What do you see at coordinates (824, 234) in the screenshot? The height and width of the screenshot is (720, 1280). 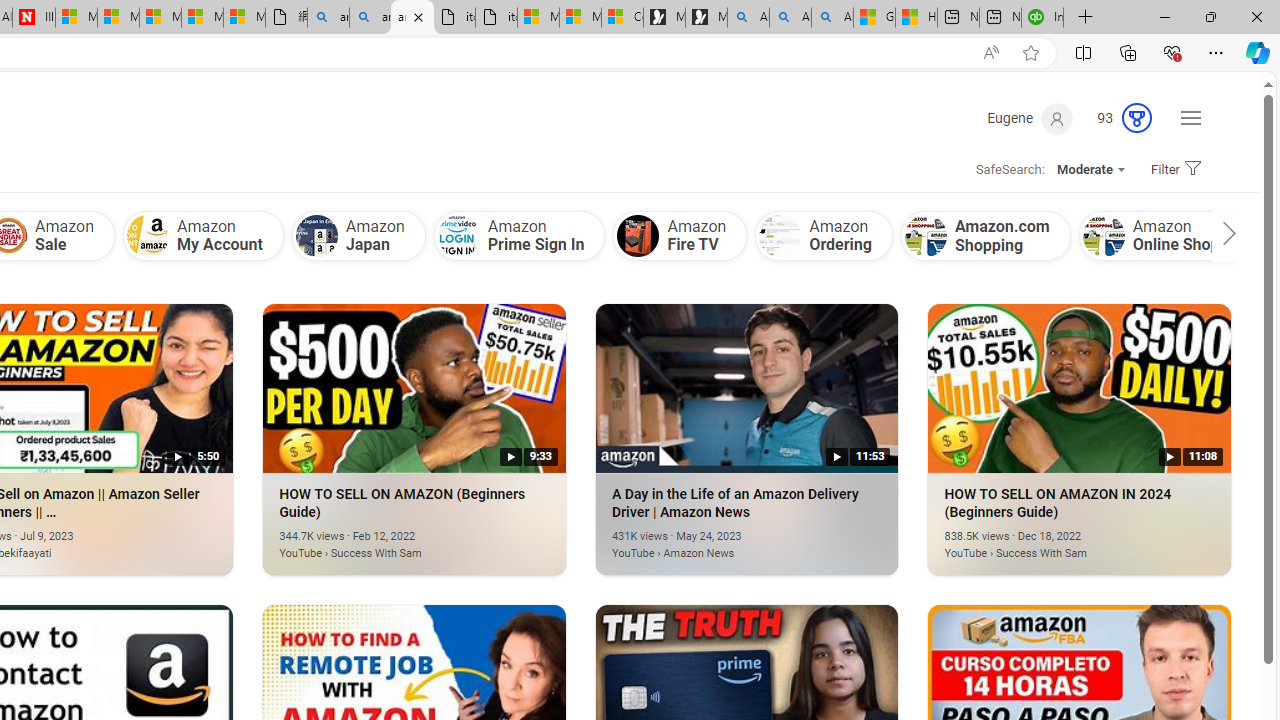 I see `'Amazon Ordering'` at bounding box center [824, 234].